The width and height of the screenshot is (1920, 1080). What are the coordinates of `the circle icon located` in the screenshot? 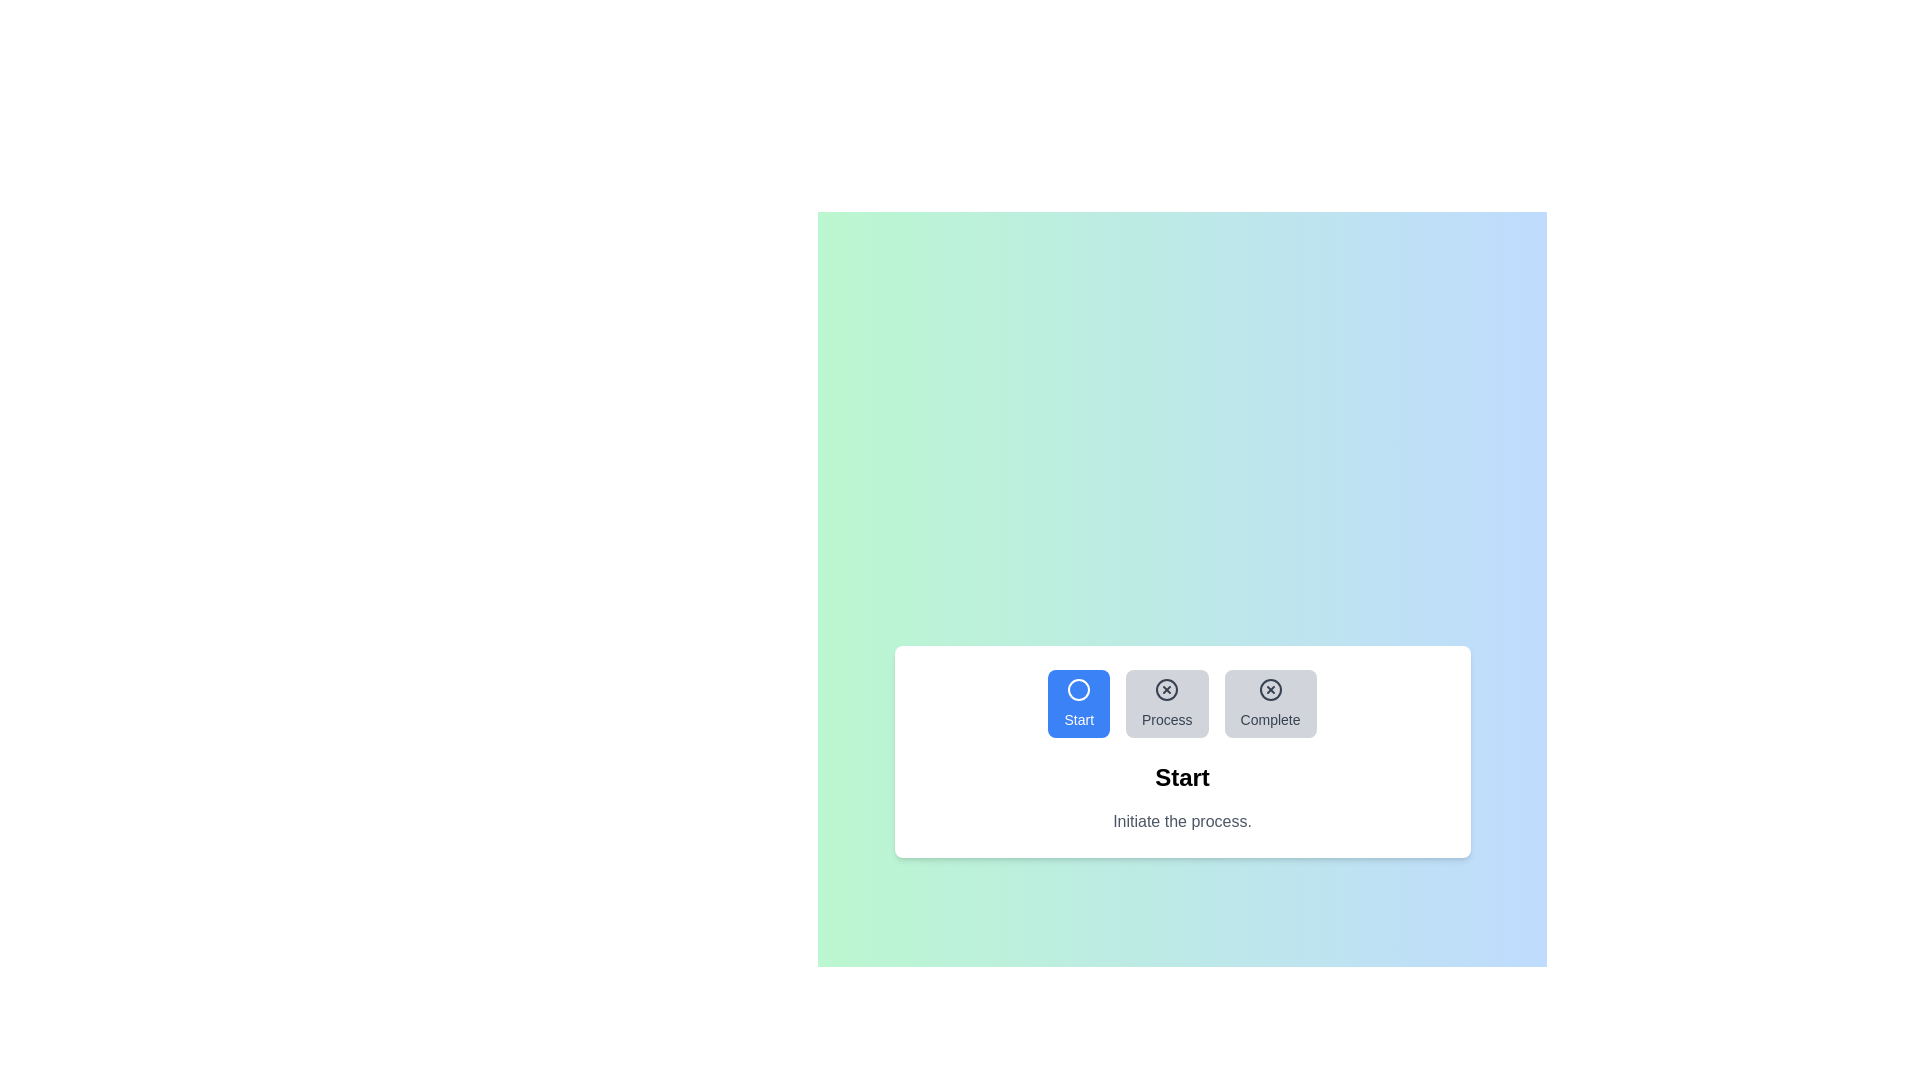 It's located at (1078, 689).